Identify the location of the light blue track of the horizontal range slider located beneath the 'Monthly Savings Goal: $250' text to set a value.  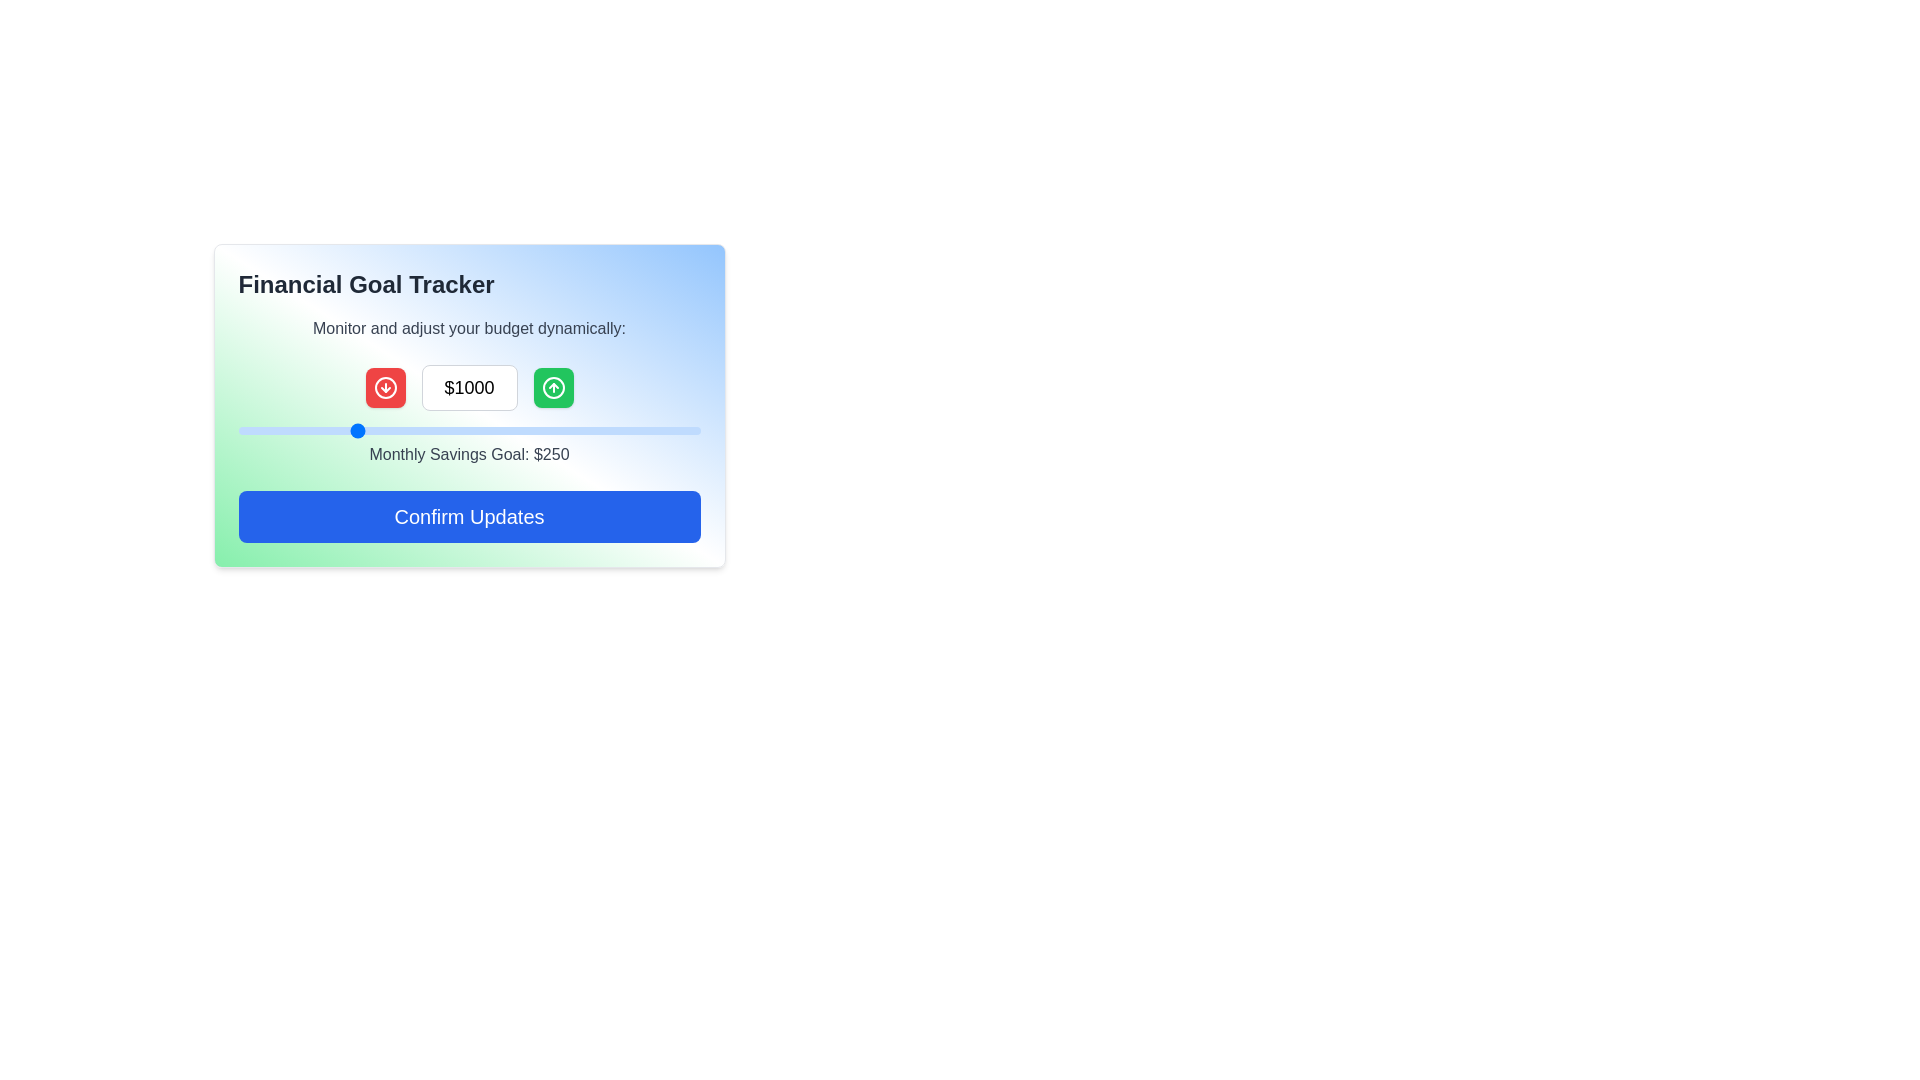
(468, 430).